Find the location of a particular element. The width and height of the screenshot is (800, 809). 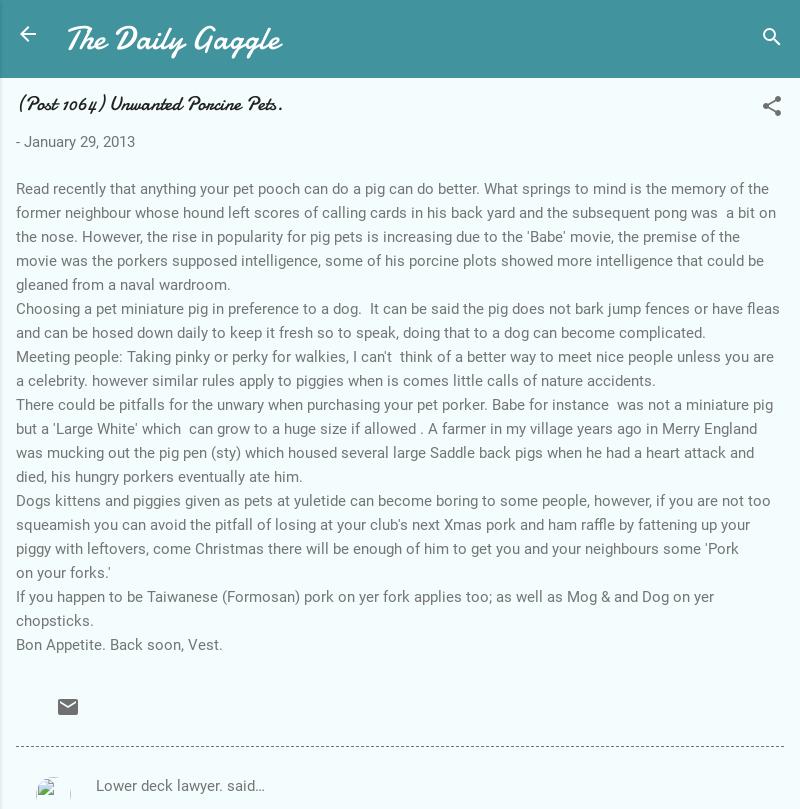

'Read recently that anything your pet pooch can do a pig can do better. What springs to mind is the memory of the former neighbour whose hound left scores of calling cards in his back yard and the subsequent pong was  a bit on the nose. However, the rise in popularity for pig pets is increasing due to the 'Babe' movie, the premise of the movie was the porkers supposed intelligence, some of his porcine plots showed more intelligence that could be gleaned from a naval wardroom.' is located at coordinates (395, 234).